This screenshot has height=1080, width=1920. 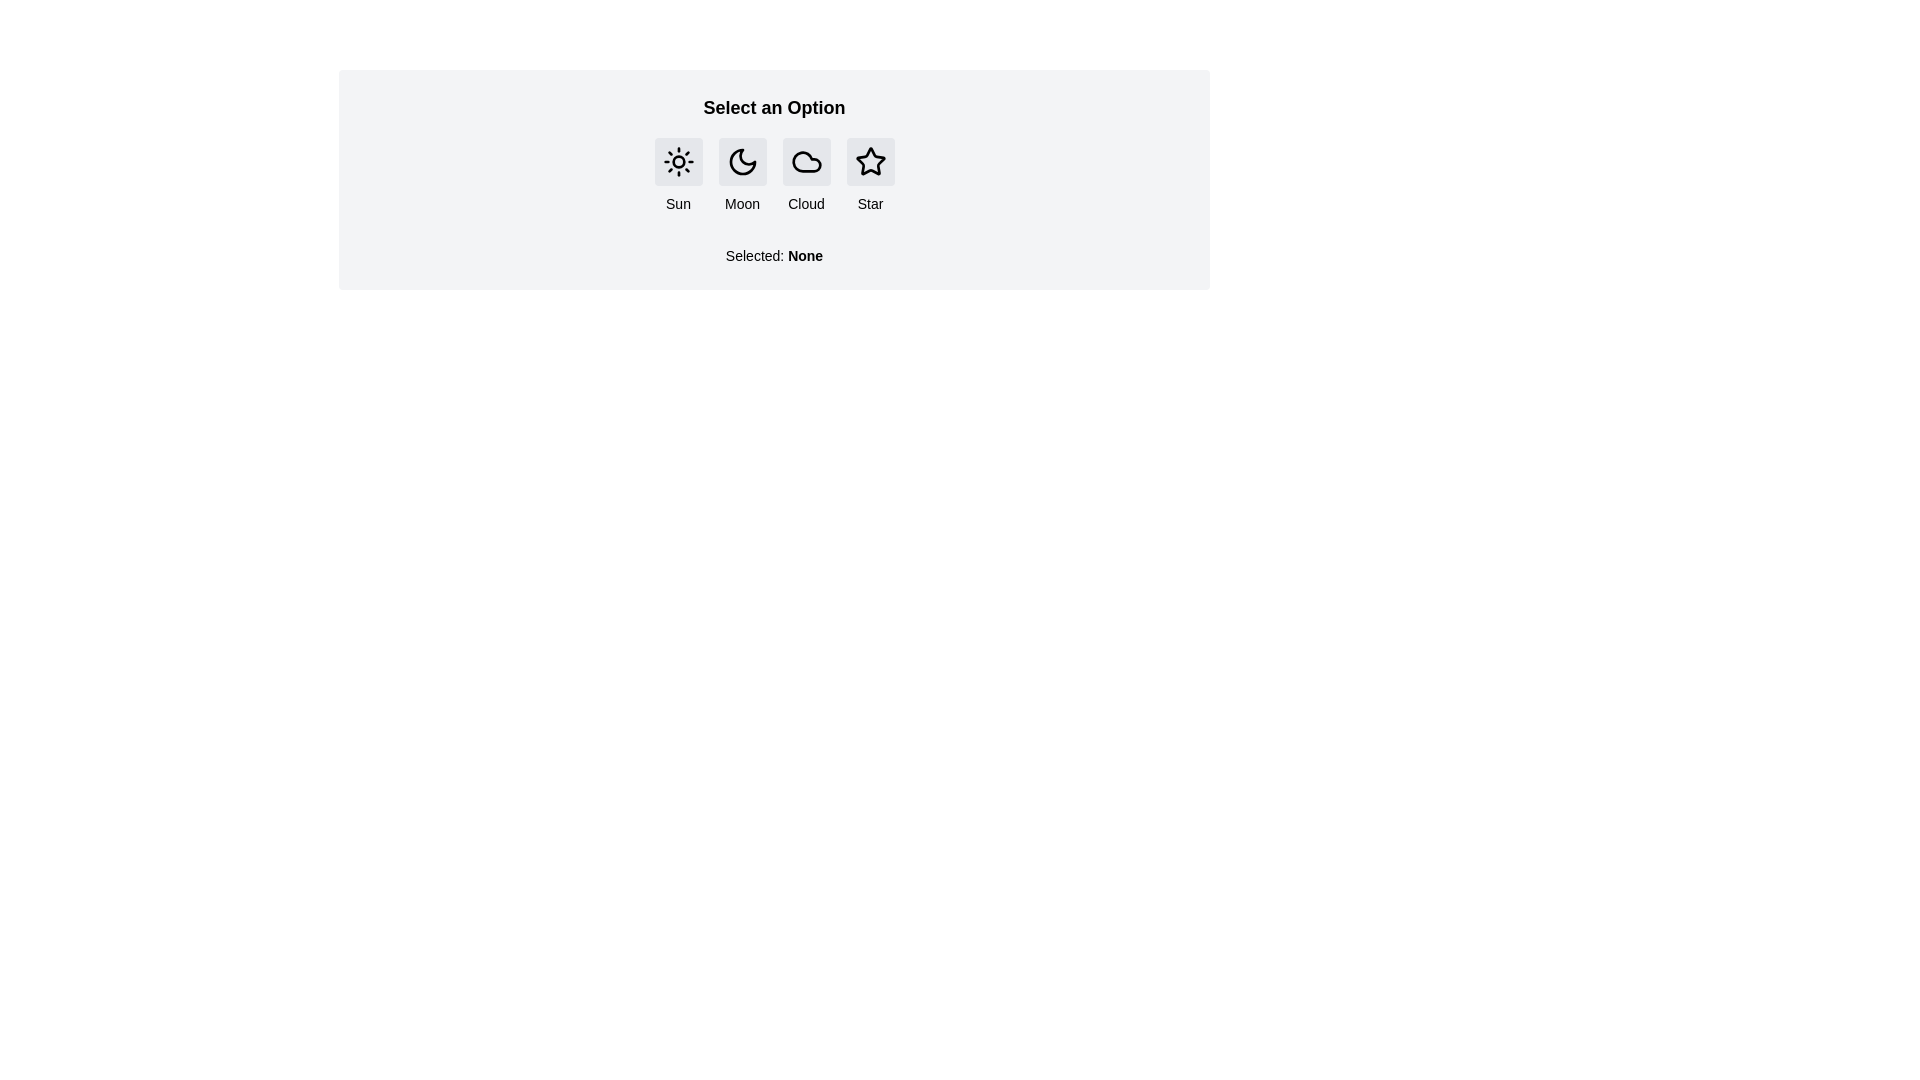 What do you see at coordinates (773, 246) in the screenshot?
I see `the text label that indicates the currently selected option, which displays 'Selected: None' by default and is located beneath the icons for 'Sun', 'Moon', 'Cloud', and 'Star'` at bounding box center [773, 246].